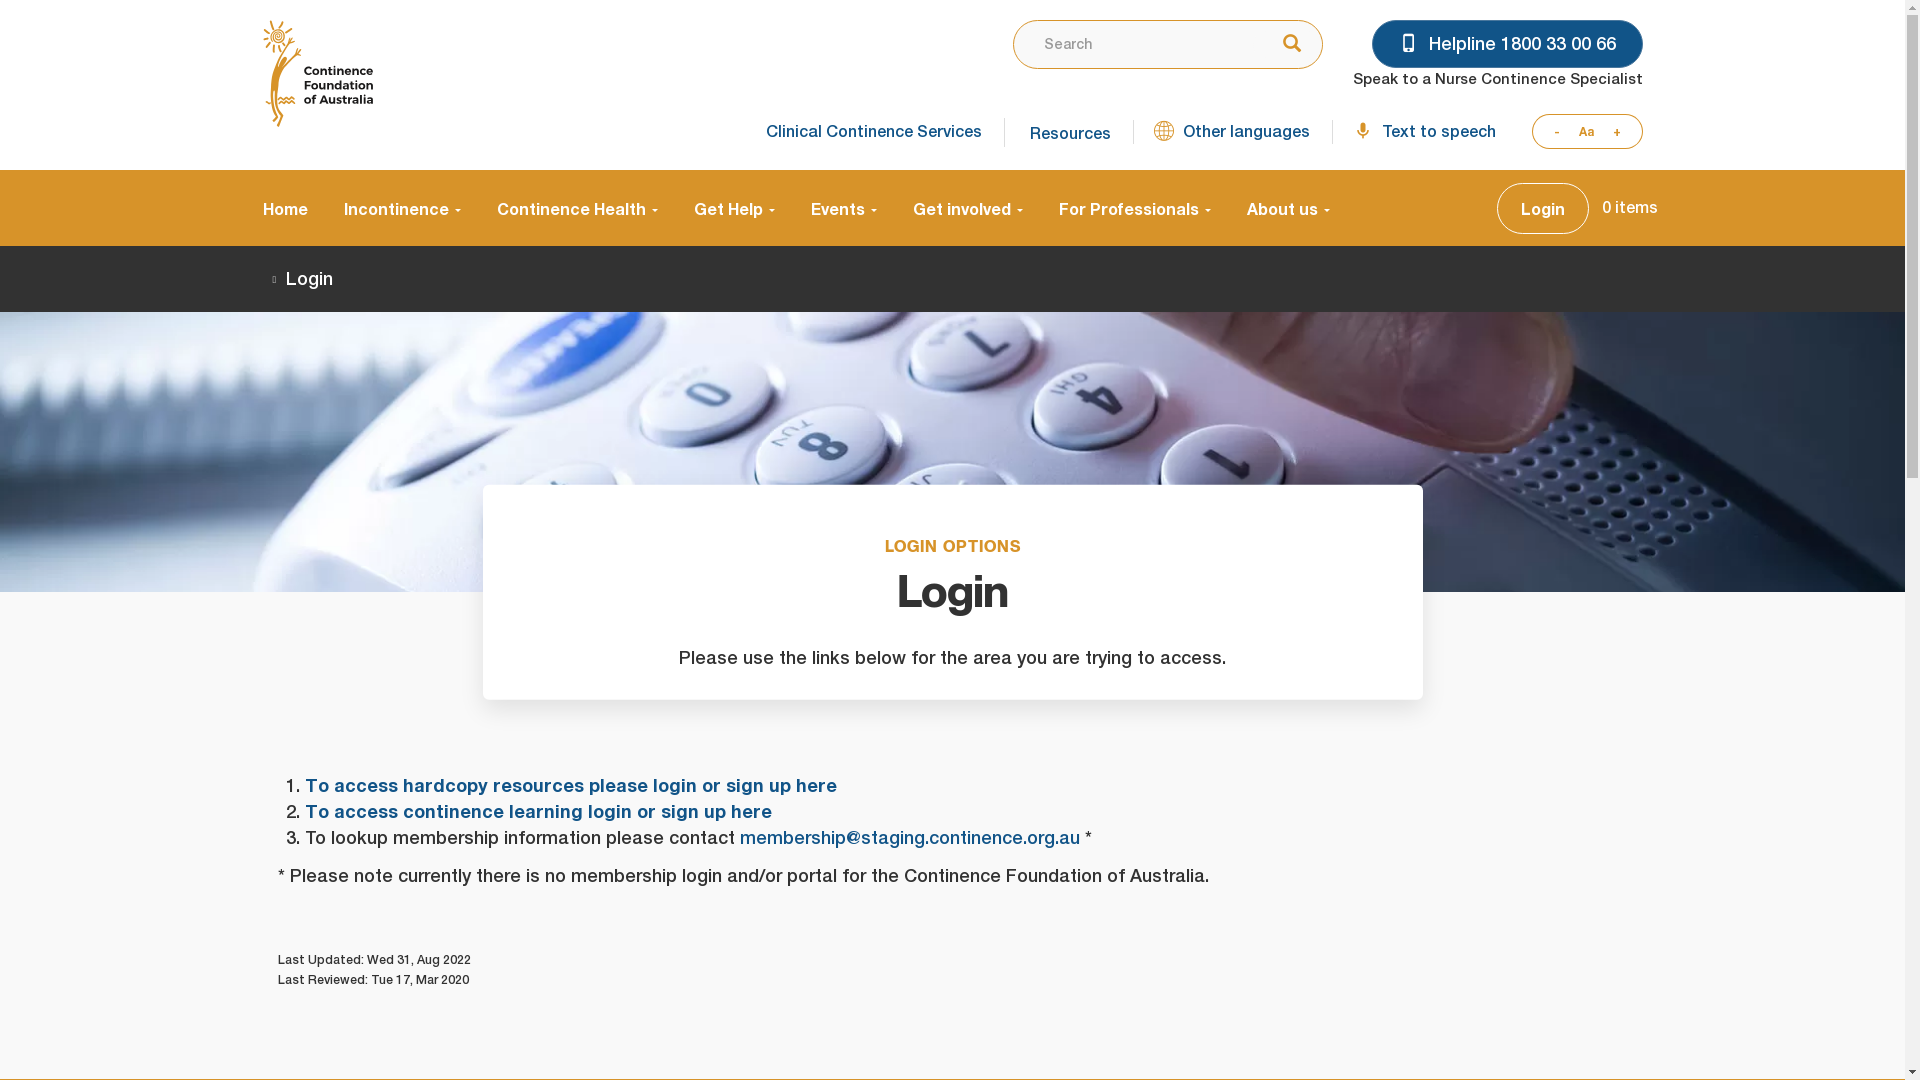 Image resolution: width=1920 pixels, height=1080 pixels. I want to click on 'Incontinence', so click(401, 208).